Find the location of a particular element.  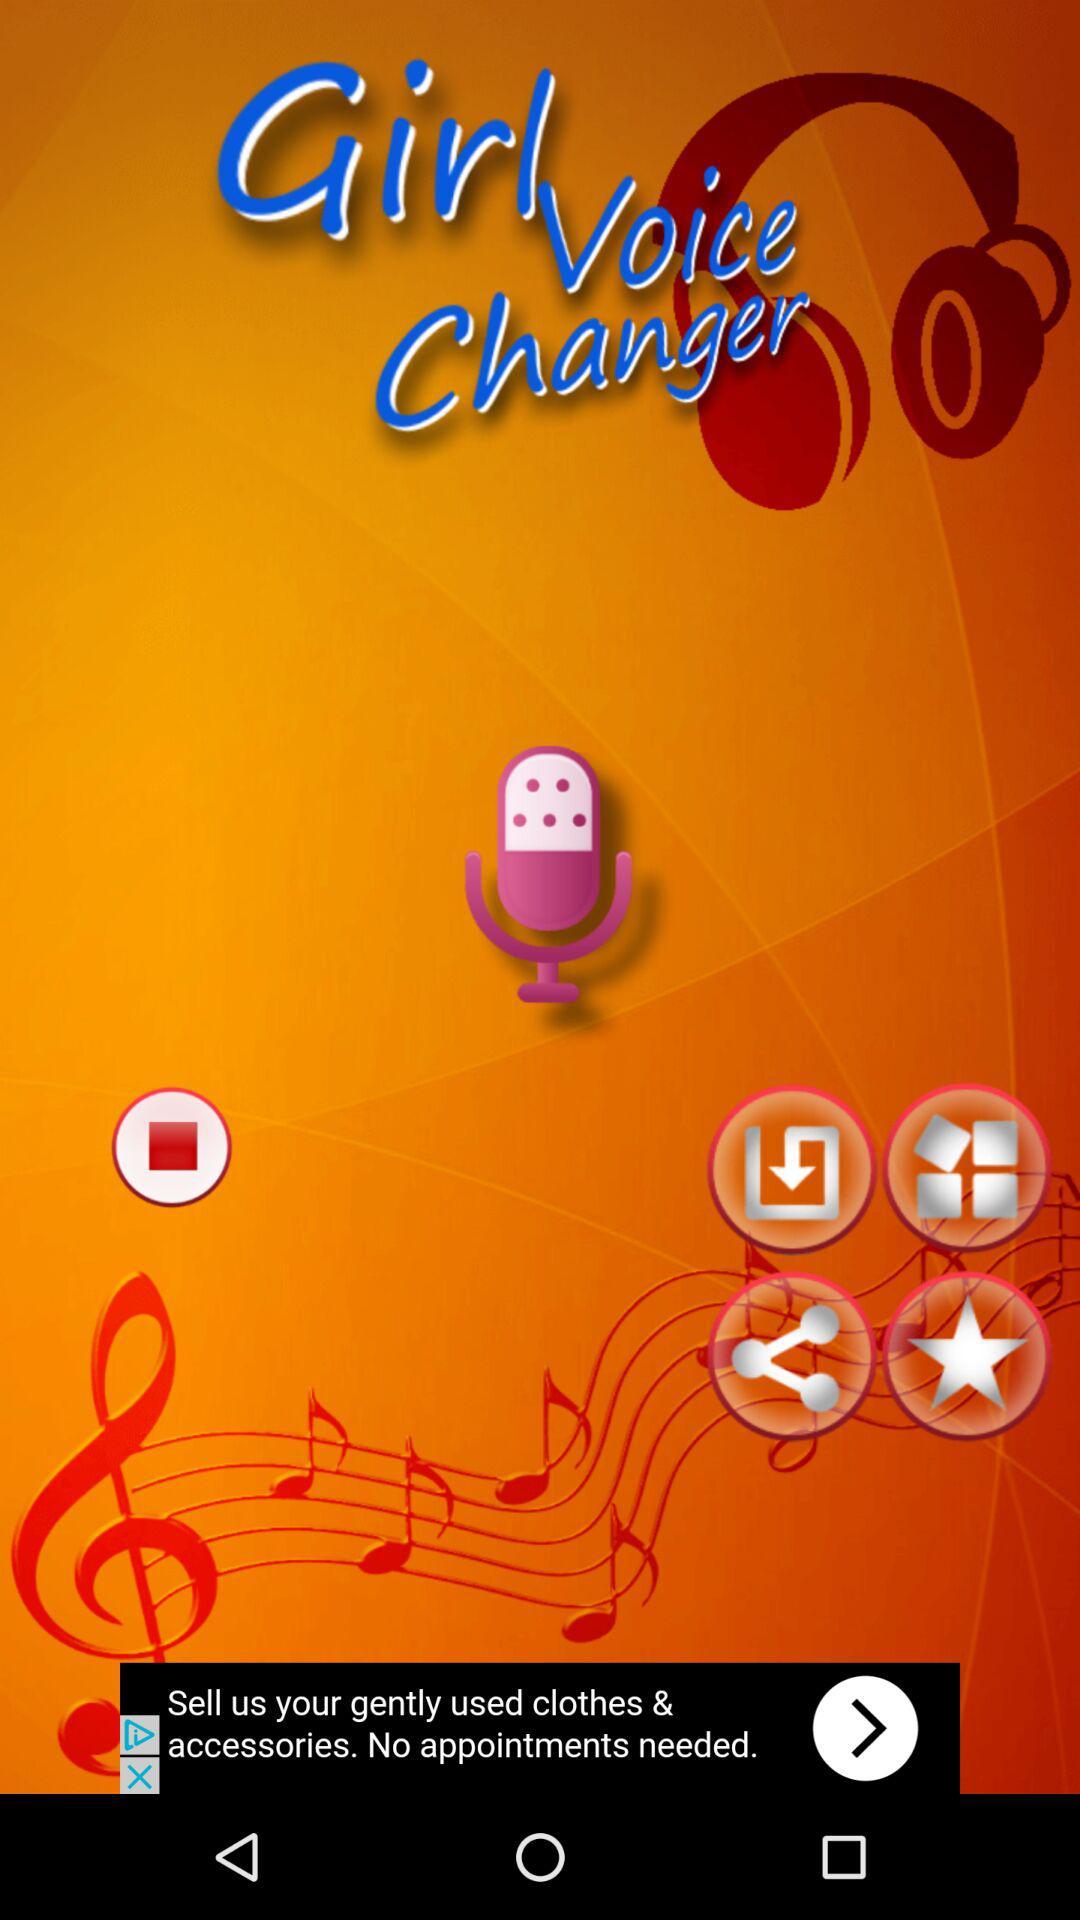

record voice is located at coordinates (540, 896).